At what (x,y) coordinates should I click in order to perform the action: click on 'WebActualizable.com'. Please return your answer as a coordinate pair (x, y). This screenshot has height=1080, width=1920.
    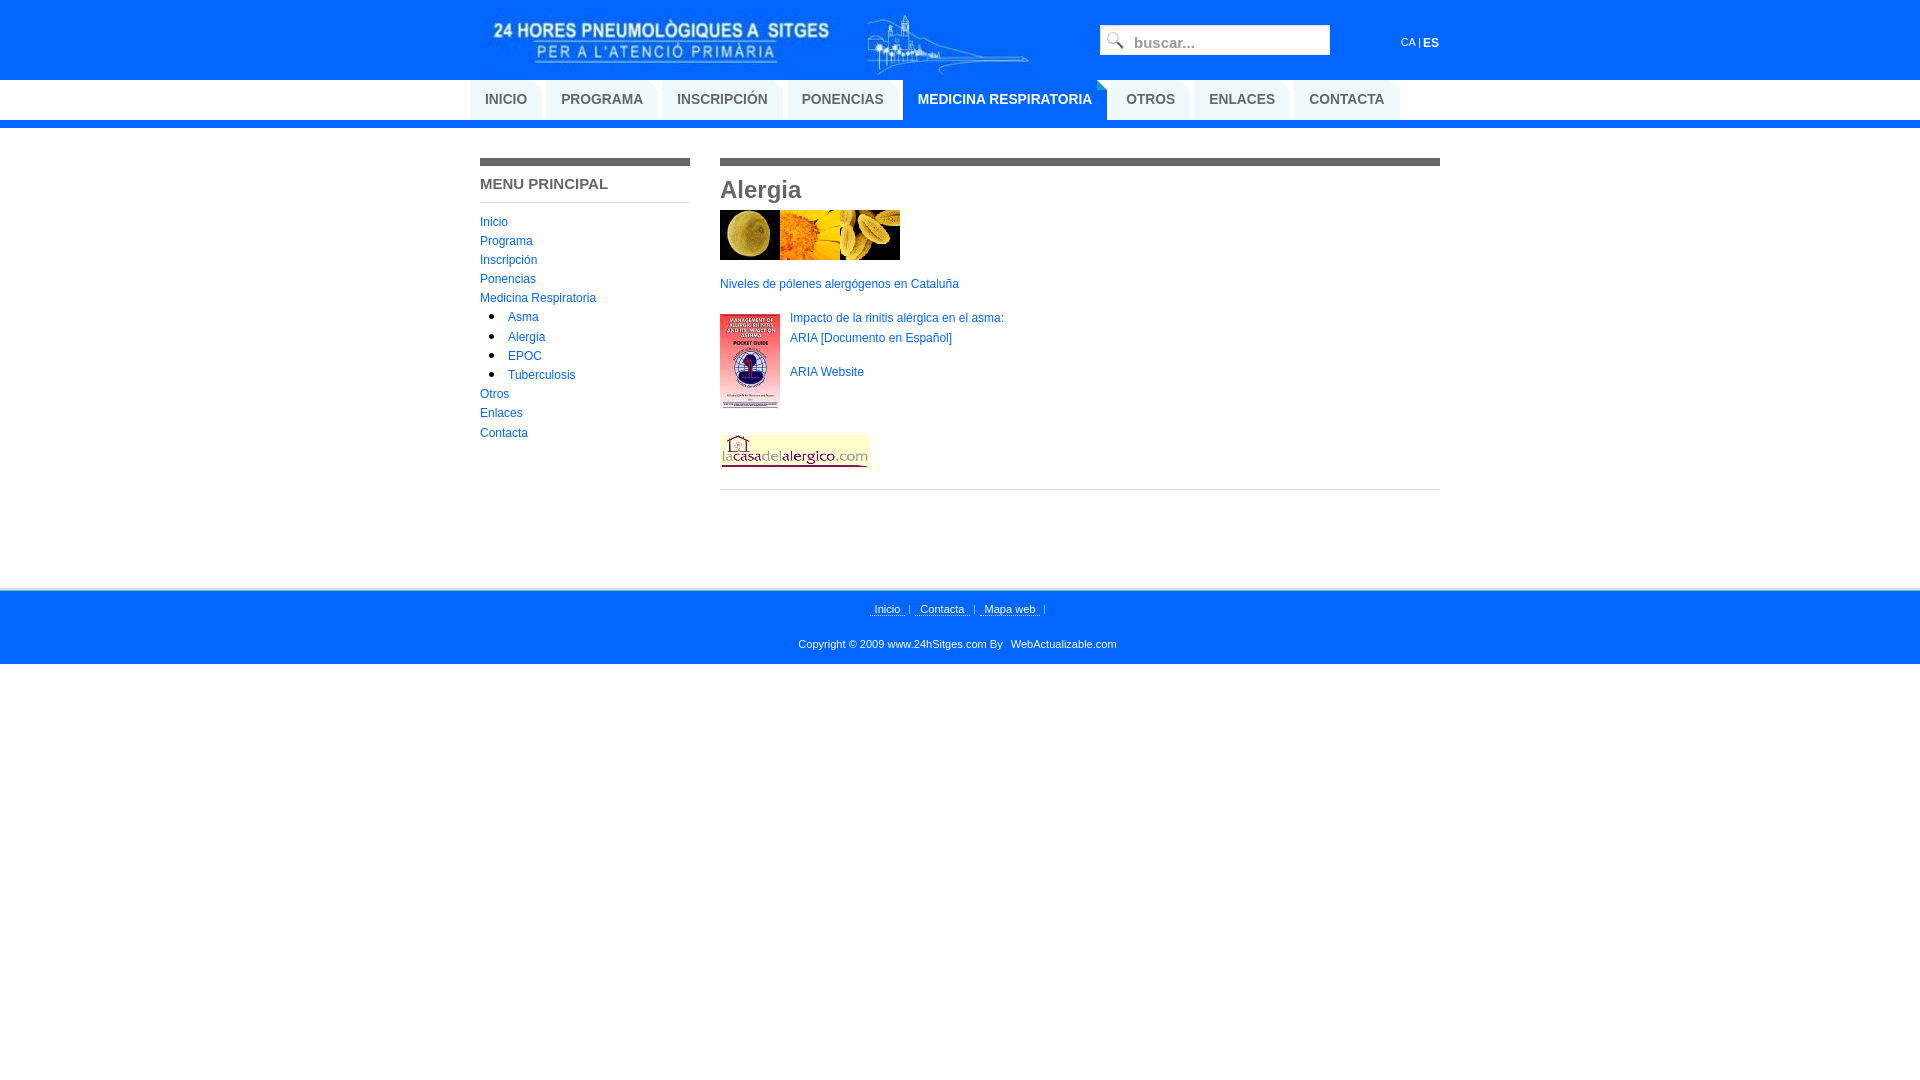
    Looking at the image, I should click on (1006, 644).